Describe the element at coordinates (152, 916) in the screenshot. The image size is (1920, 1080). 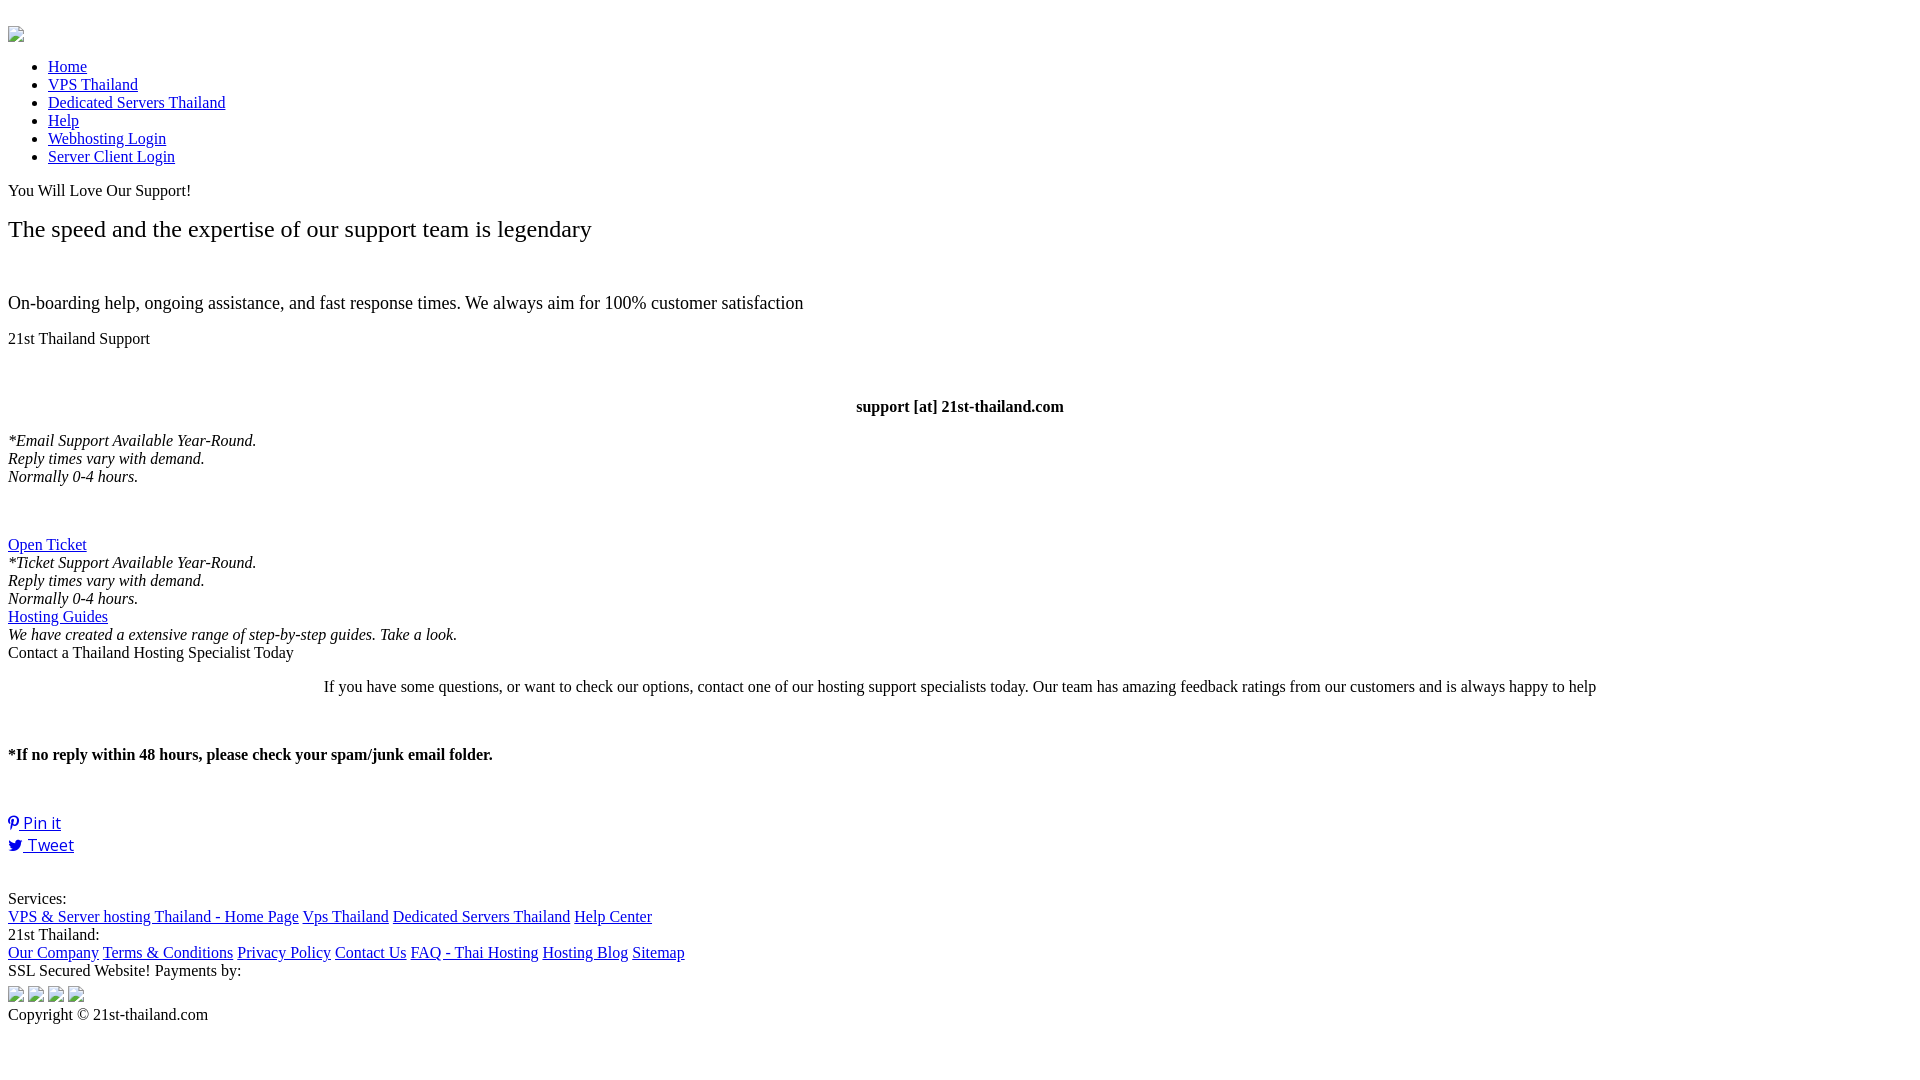
I see `'VPS & Server hosting Thailand - Home Page'` at that location.